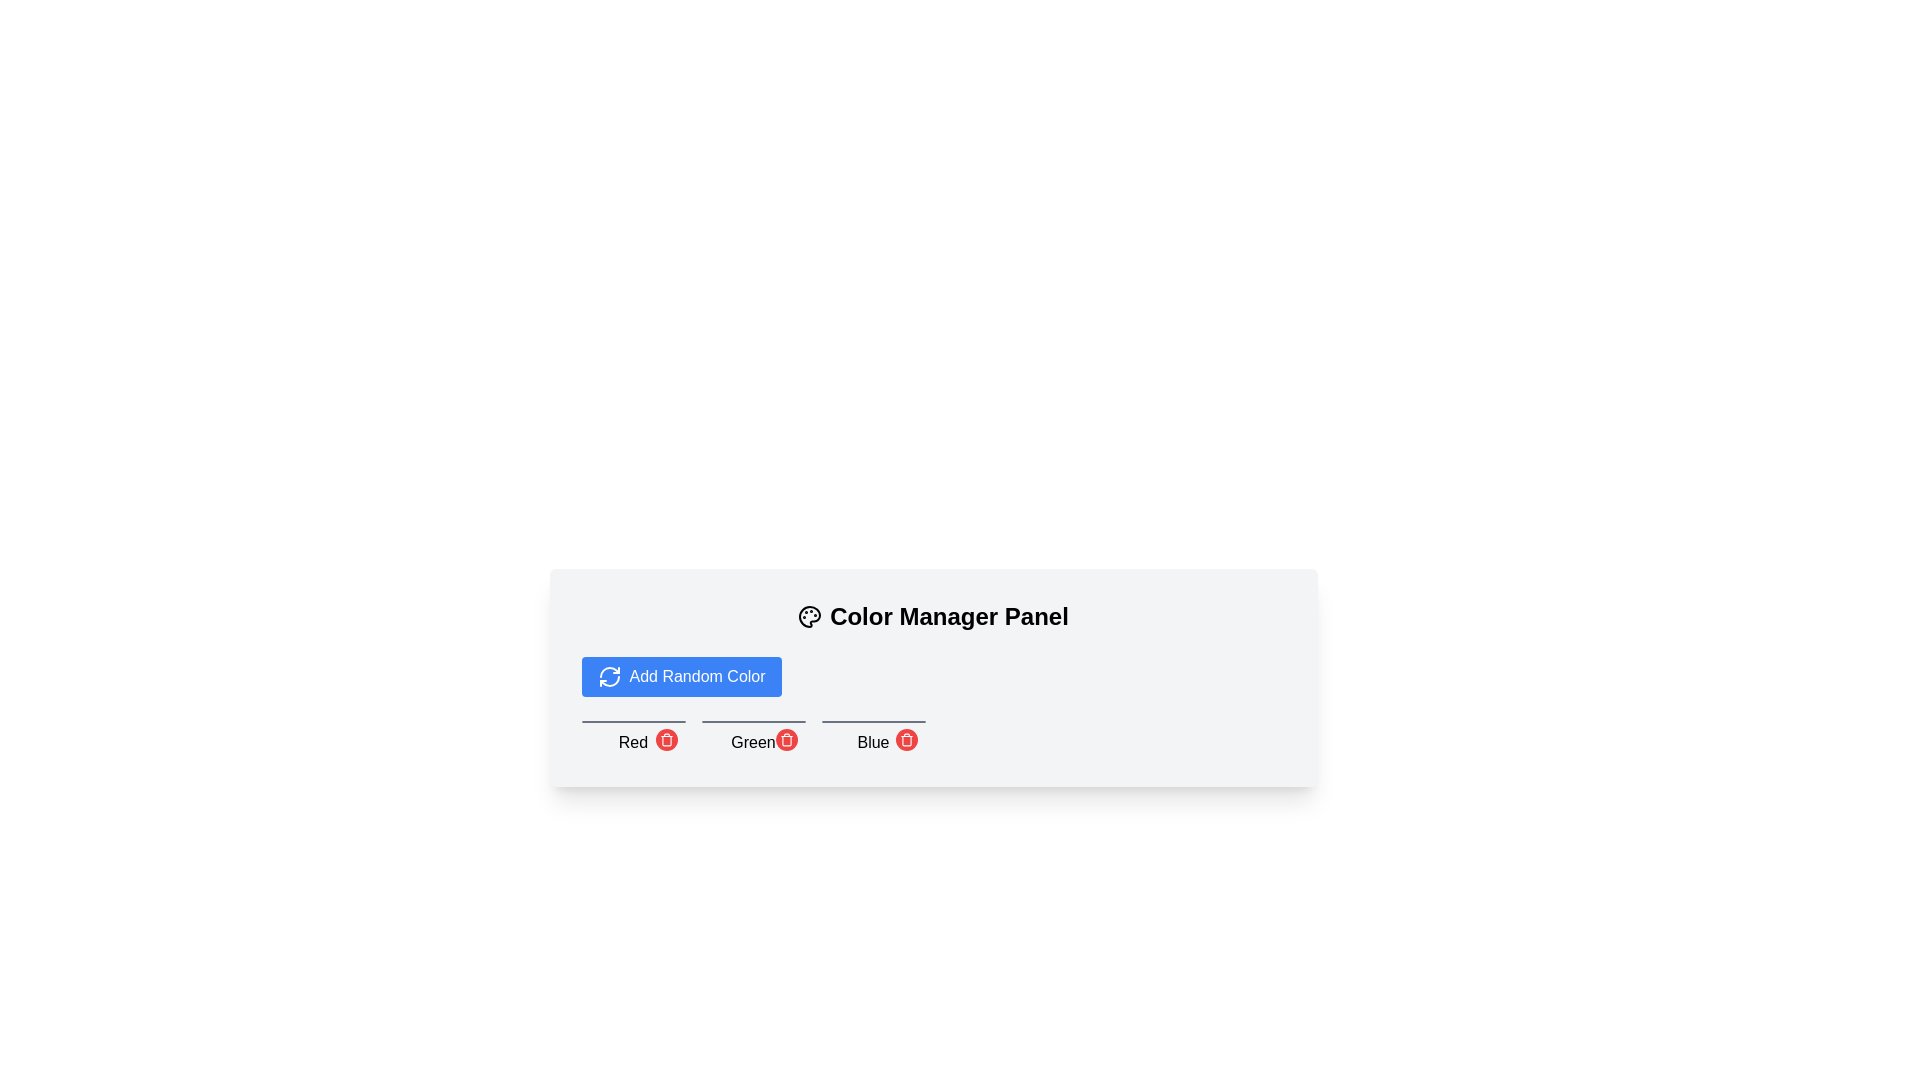  Describe the element at coordinates (810, 616) in the screenshot. I see `the painter's palette icon, which is located to the left of the 'Color Manager Panel' title text` at that location.